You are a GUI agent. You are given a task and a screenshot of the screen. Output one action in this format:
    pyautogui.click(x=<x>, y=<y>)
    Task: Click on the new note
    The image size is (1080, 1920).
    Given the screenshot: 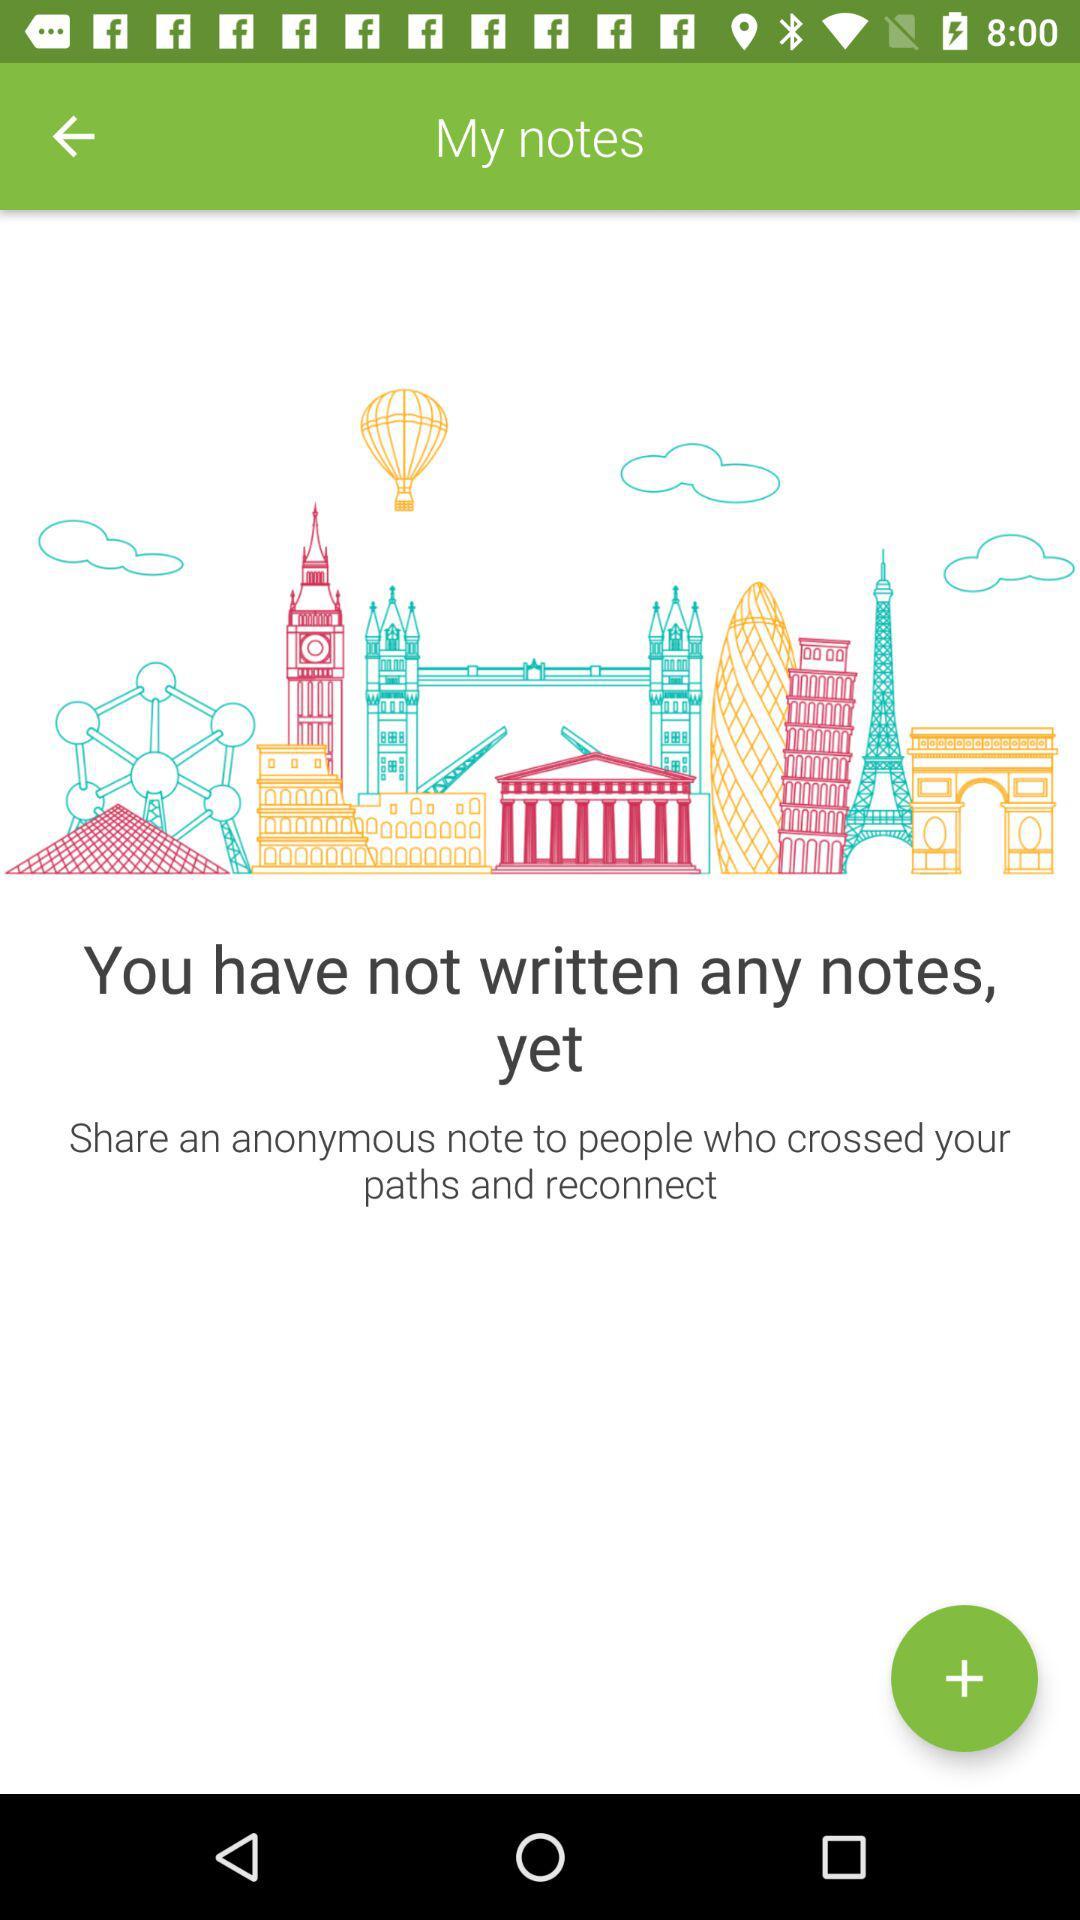 What is the action you would take?
    pyautogui.click(x=963, y=1678)
    